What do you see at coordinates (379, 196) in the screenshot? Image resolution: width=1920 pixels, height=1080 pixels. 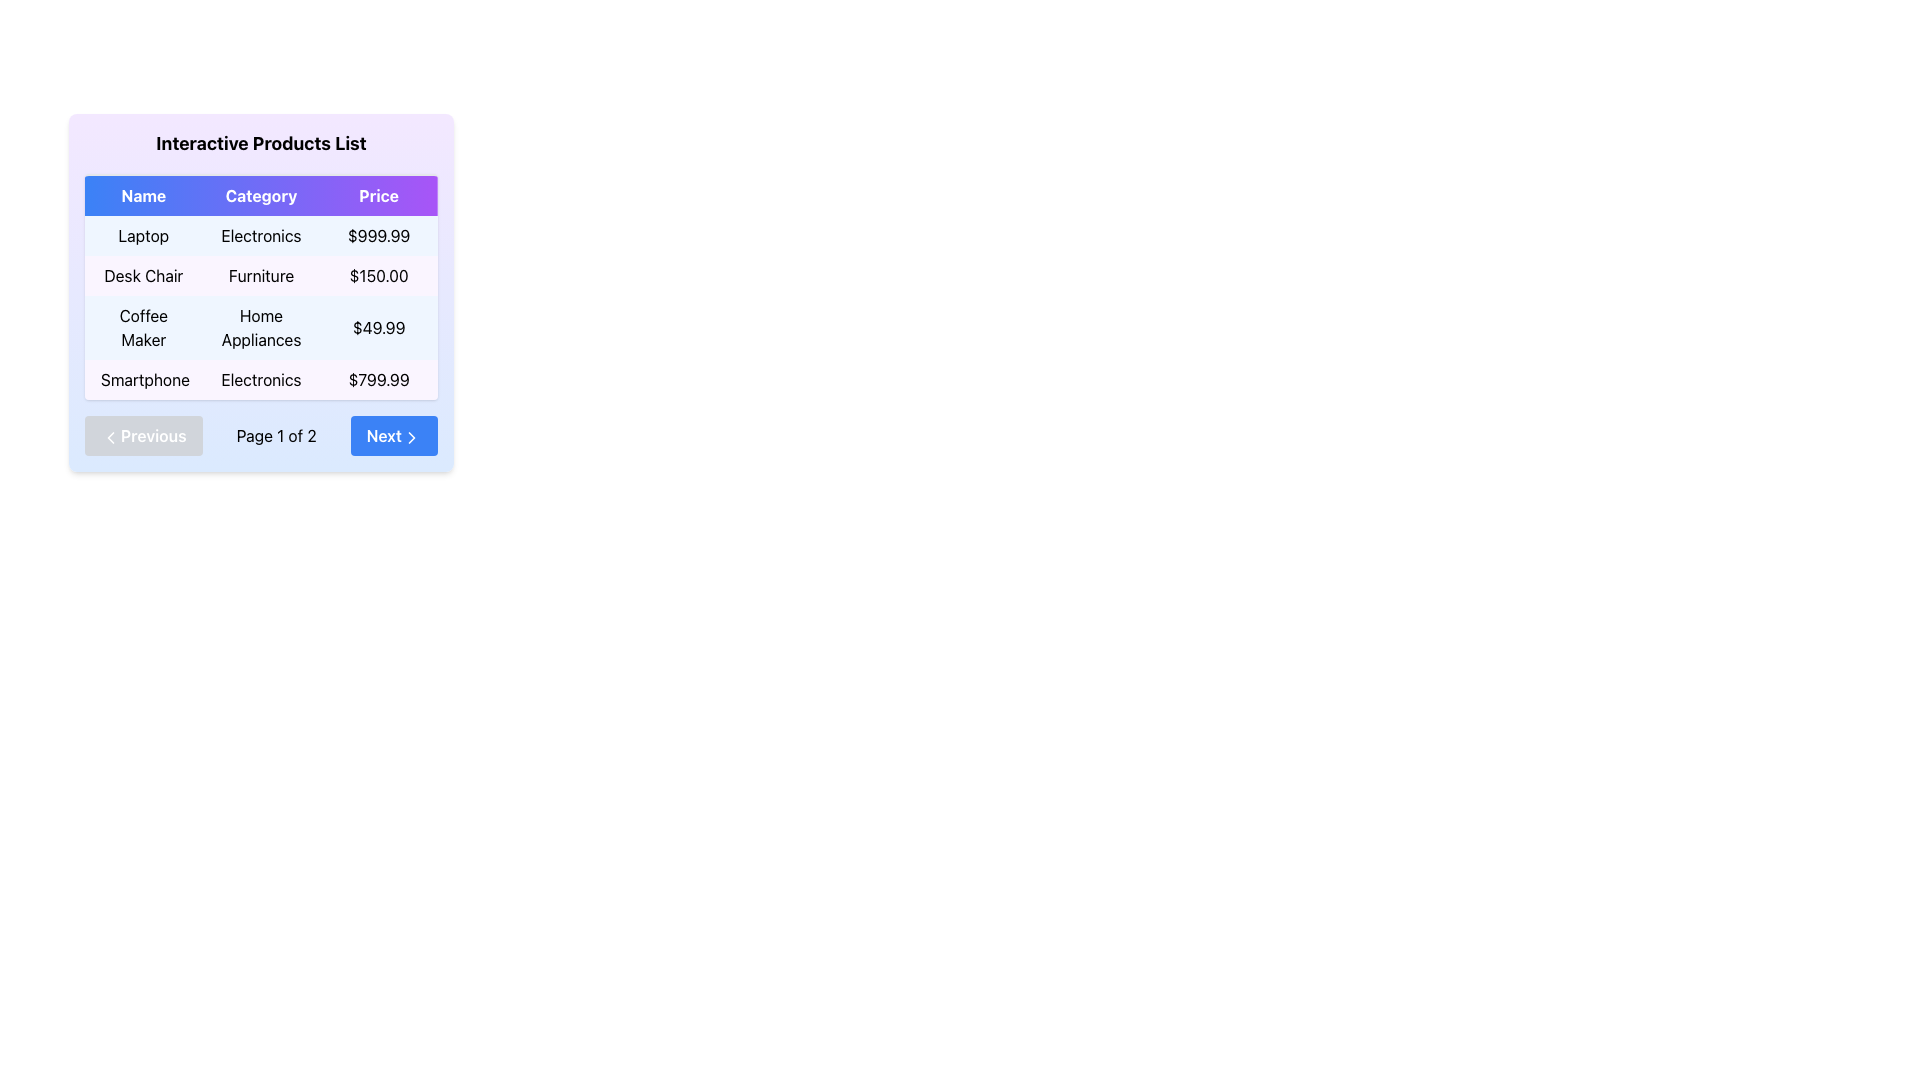 I see `the 'Price' header label in the table` at bounding box center [379, 196].